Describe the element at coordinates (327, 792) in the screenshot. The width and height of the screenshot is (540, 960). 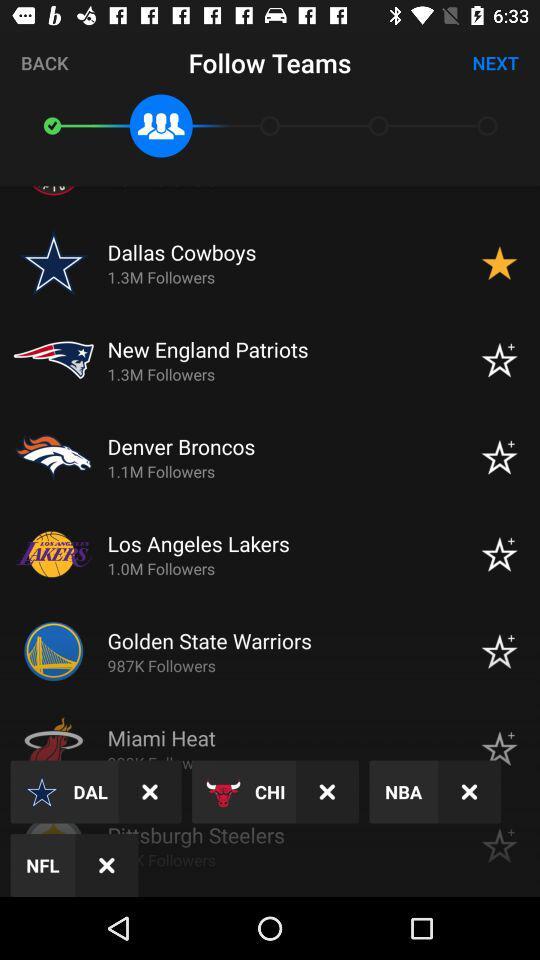
I see `the close icon` at that location.